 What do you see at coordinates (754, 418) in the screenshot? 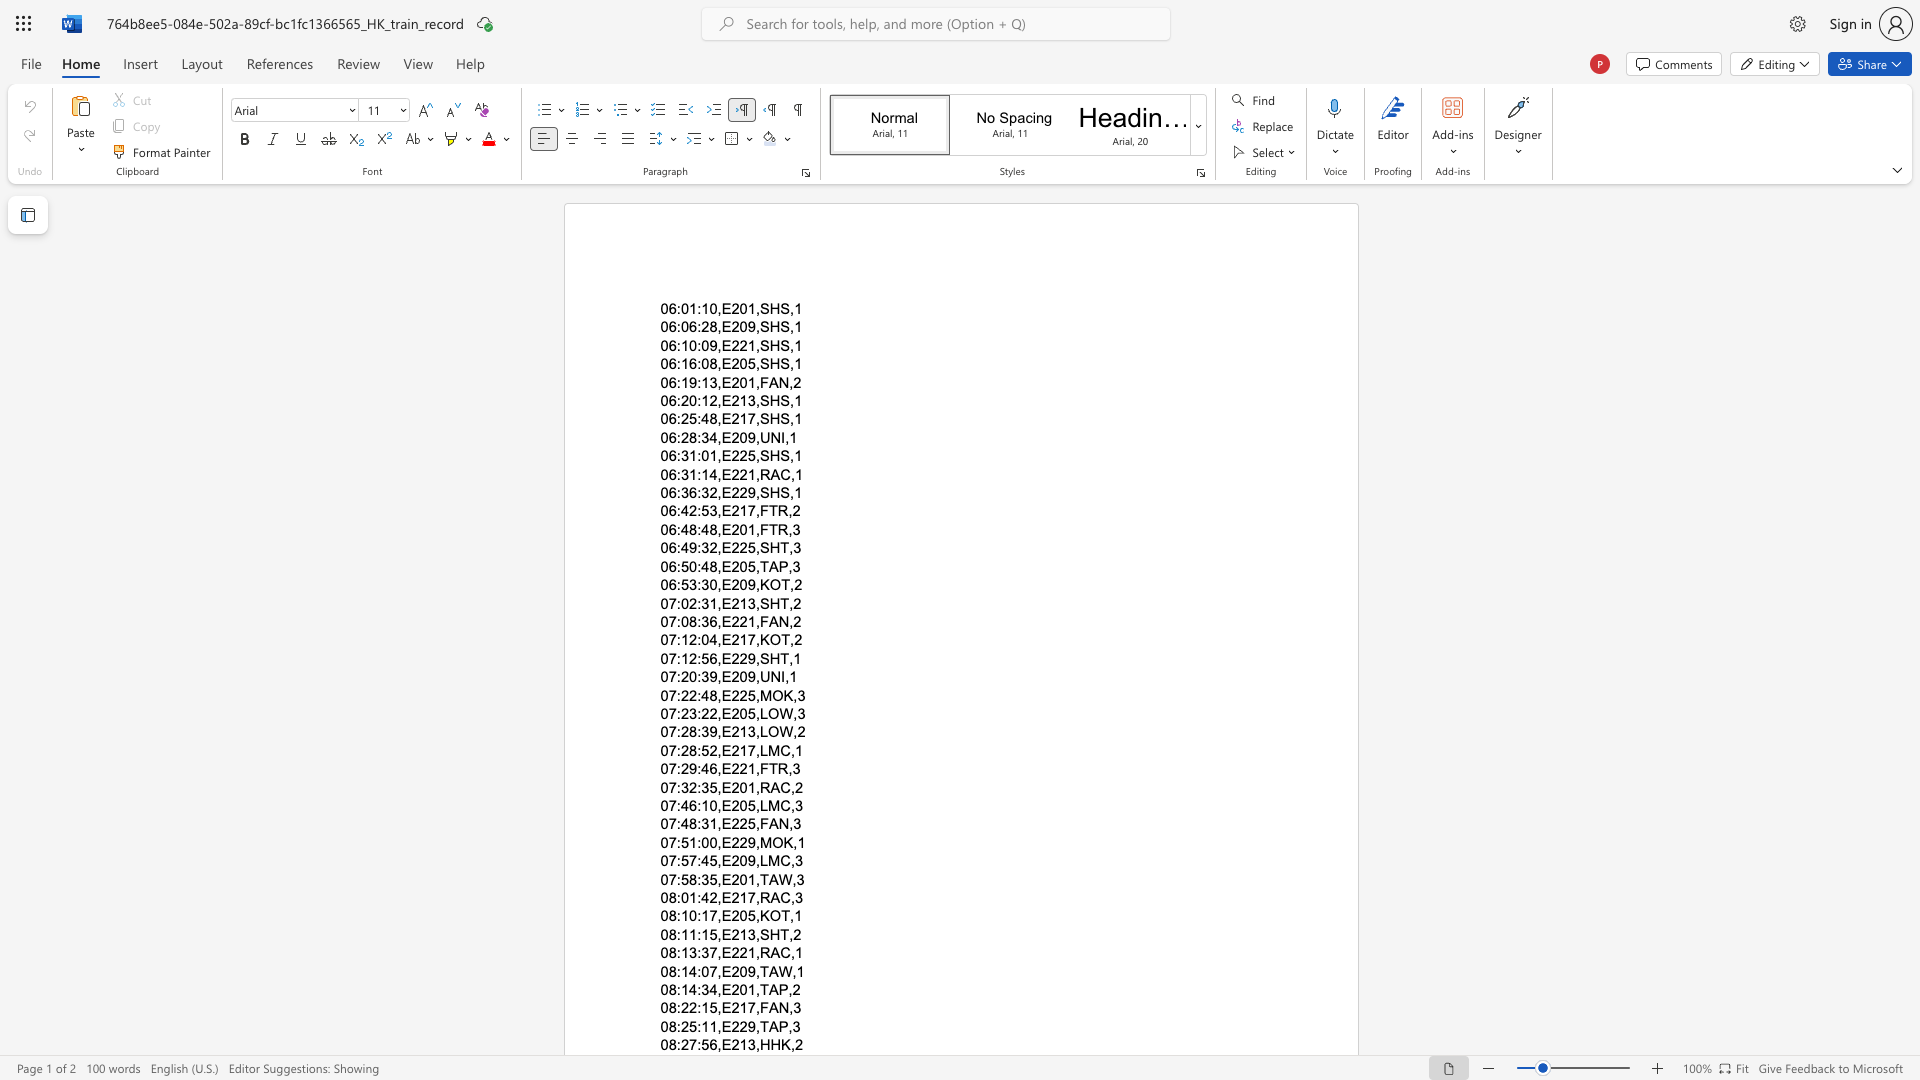
I see `the subset text ",SHS" within the text "06:25:48,E217,SHS,1"` at bounding box center [754, 418].